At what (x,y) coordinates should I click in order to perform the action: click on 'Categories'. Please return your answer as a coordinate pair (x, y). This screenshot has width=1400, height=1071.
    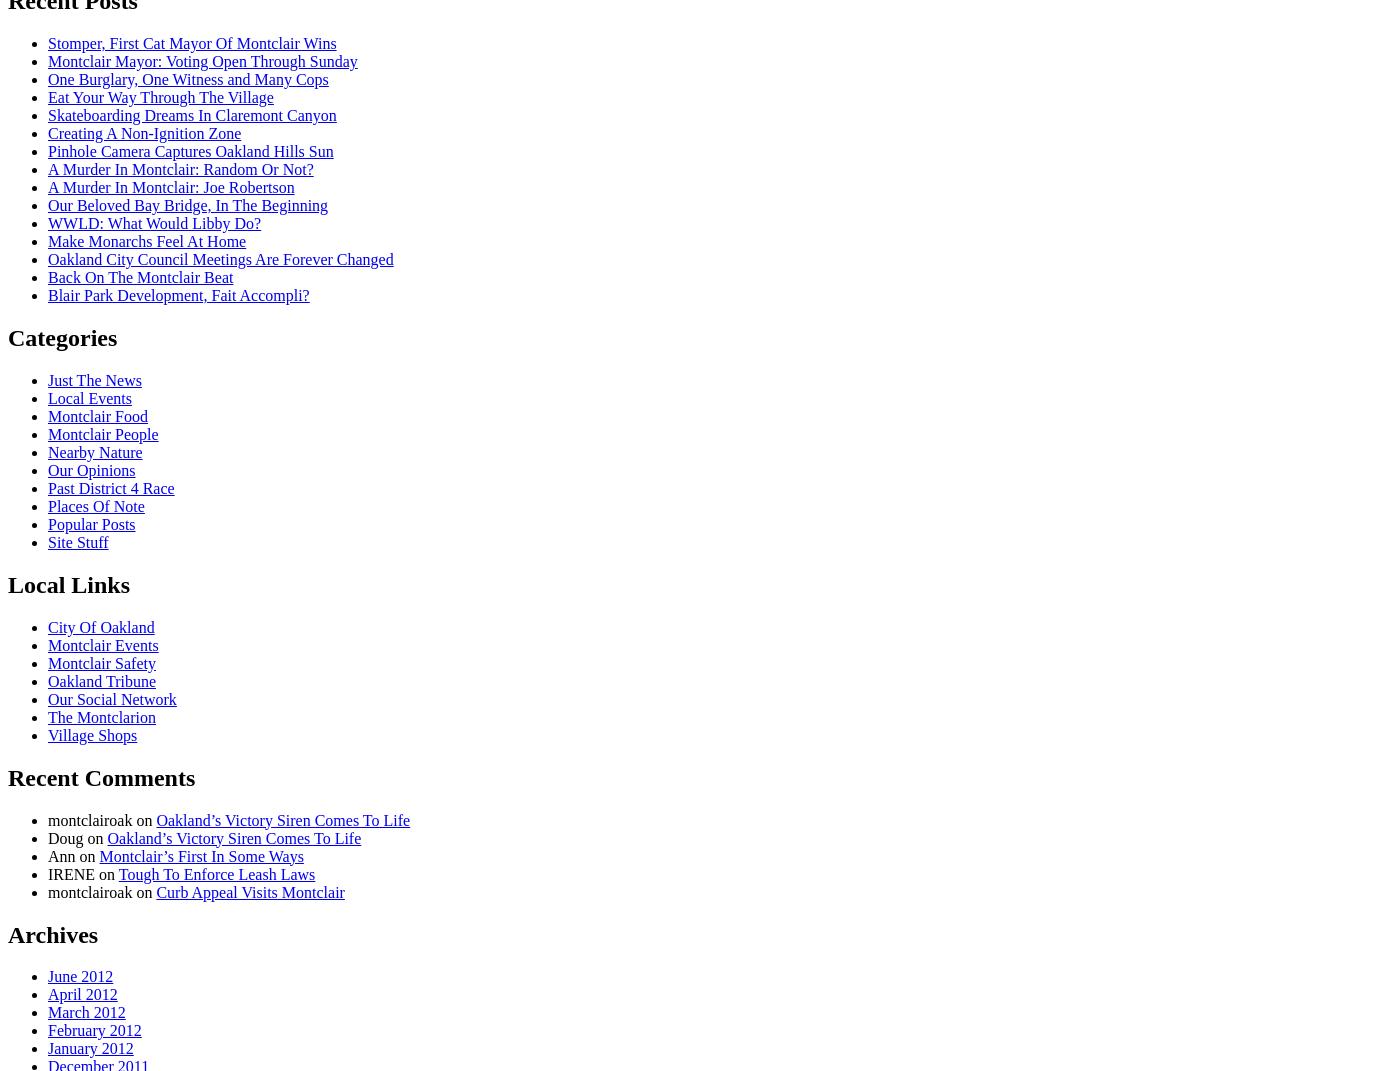
    Looking at the image, I should click on (61, 337).